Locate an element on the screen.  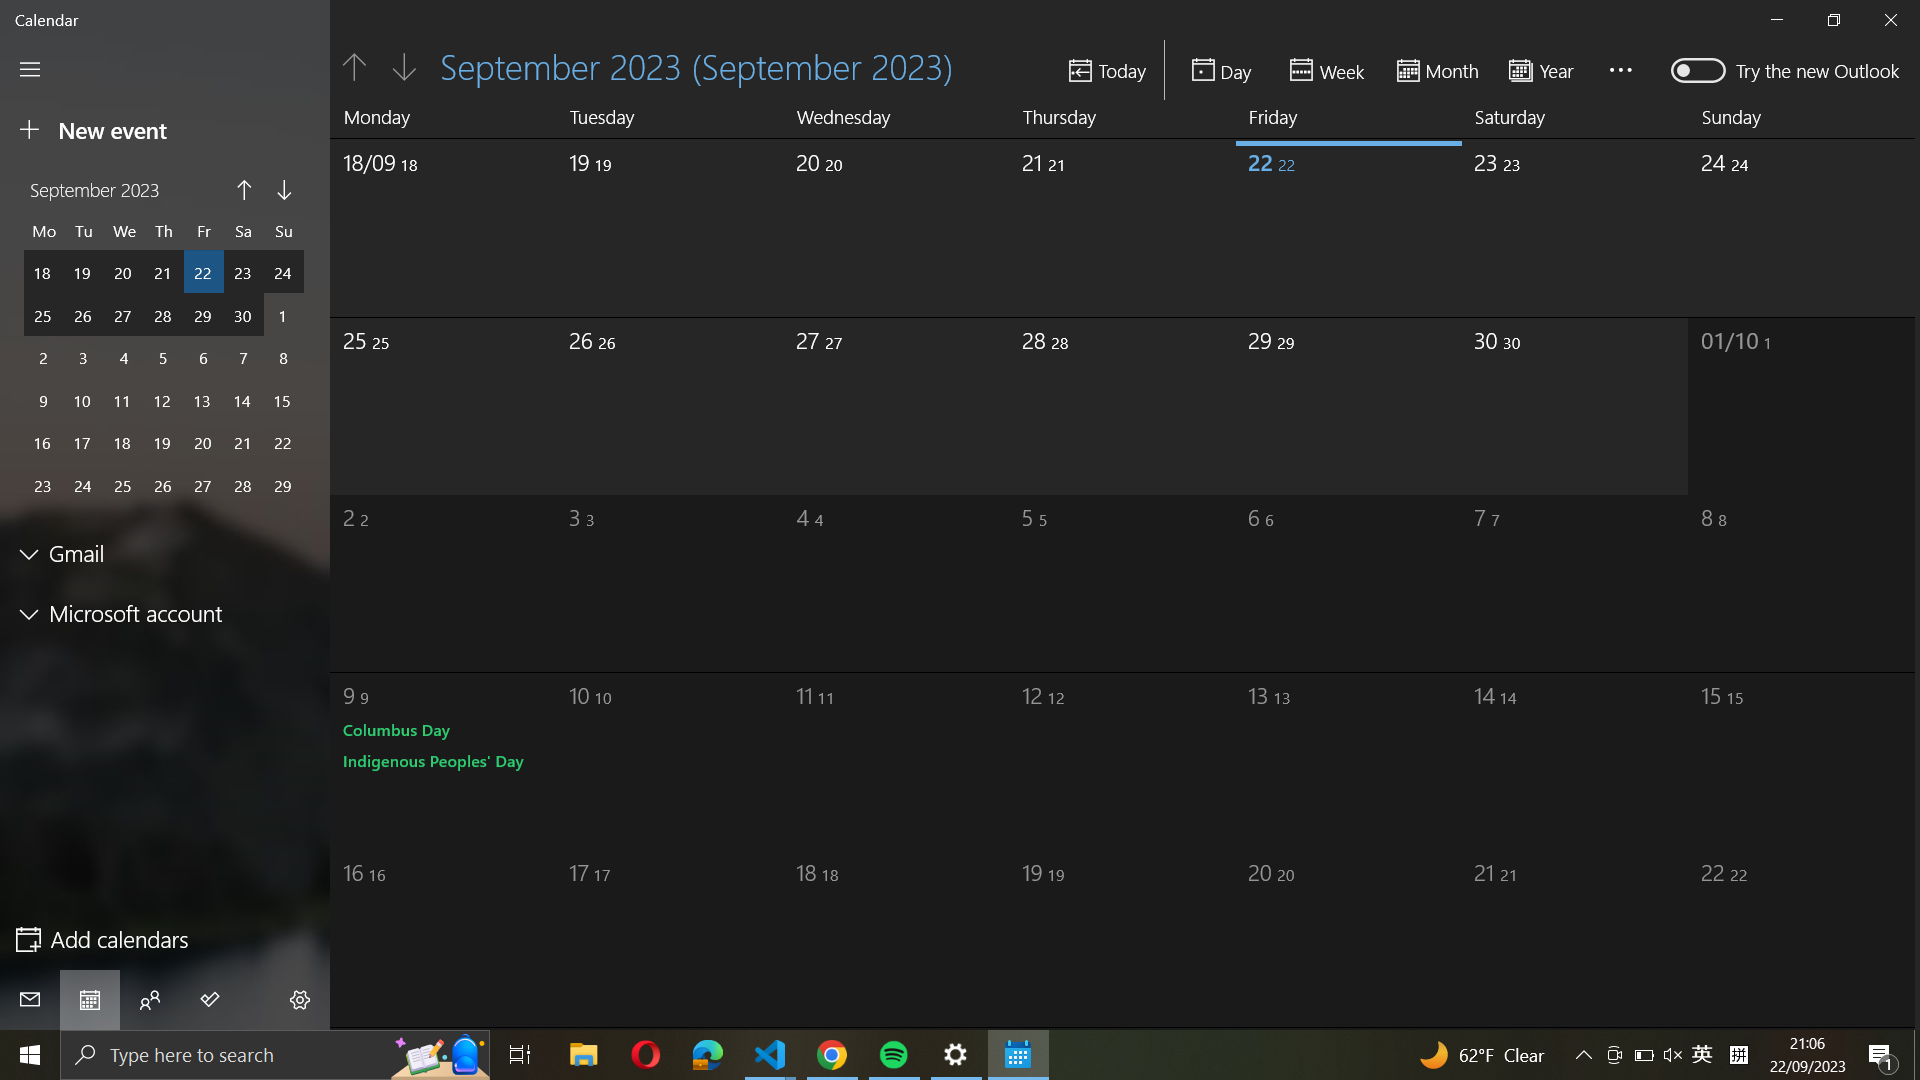
Change the current view setting to month is located at coordinates (1437, 68).